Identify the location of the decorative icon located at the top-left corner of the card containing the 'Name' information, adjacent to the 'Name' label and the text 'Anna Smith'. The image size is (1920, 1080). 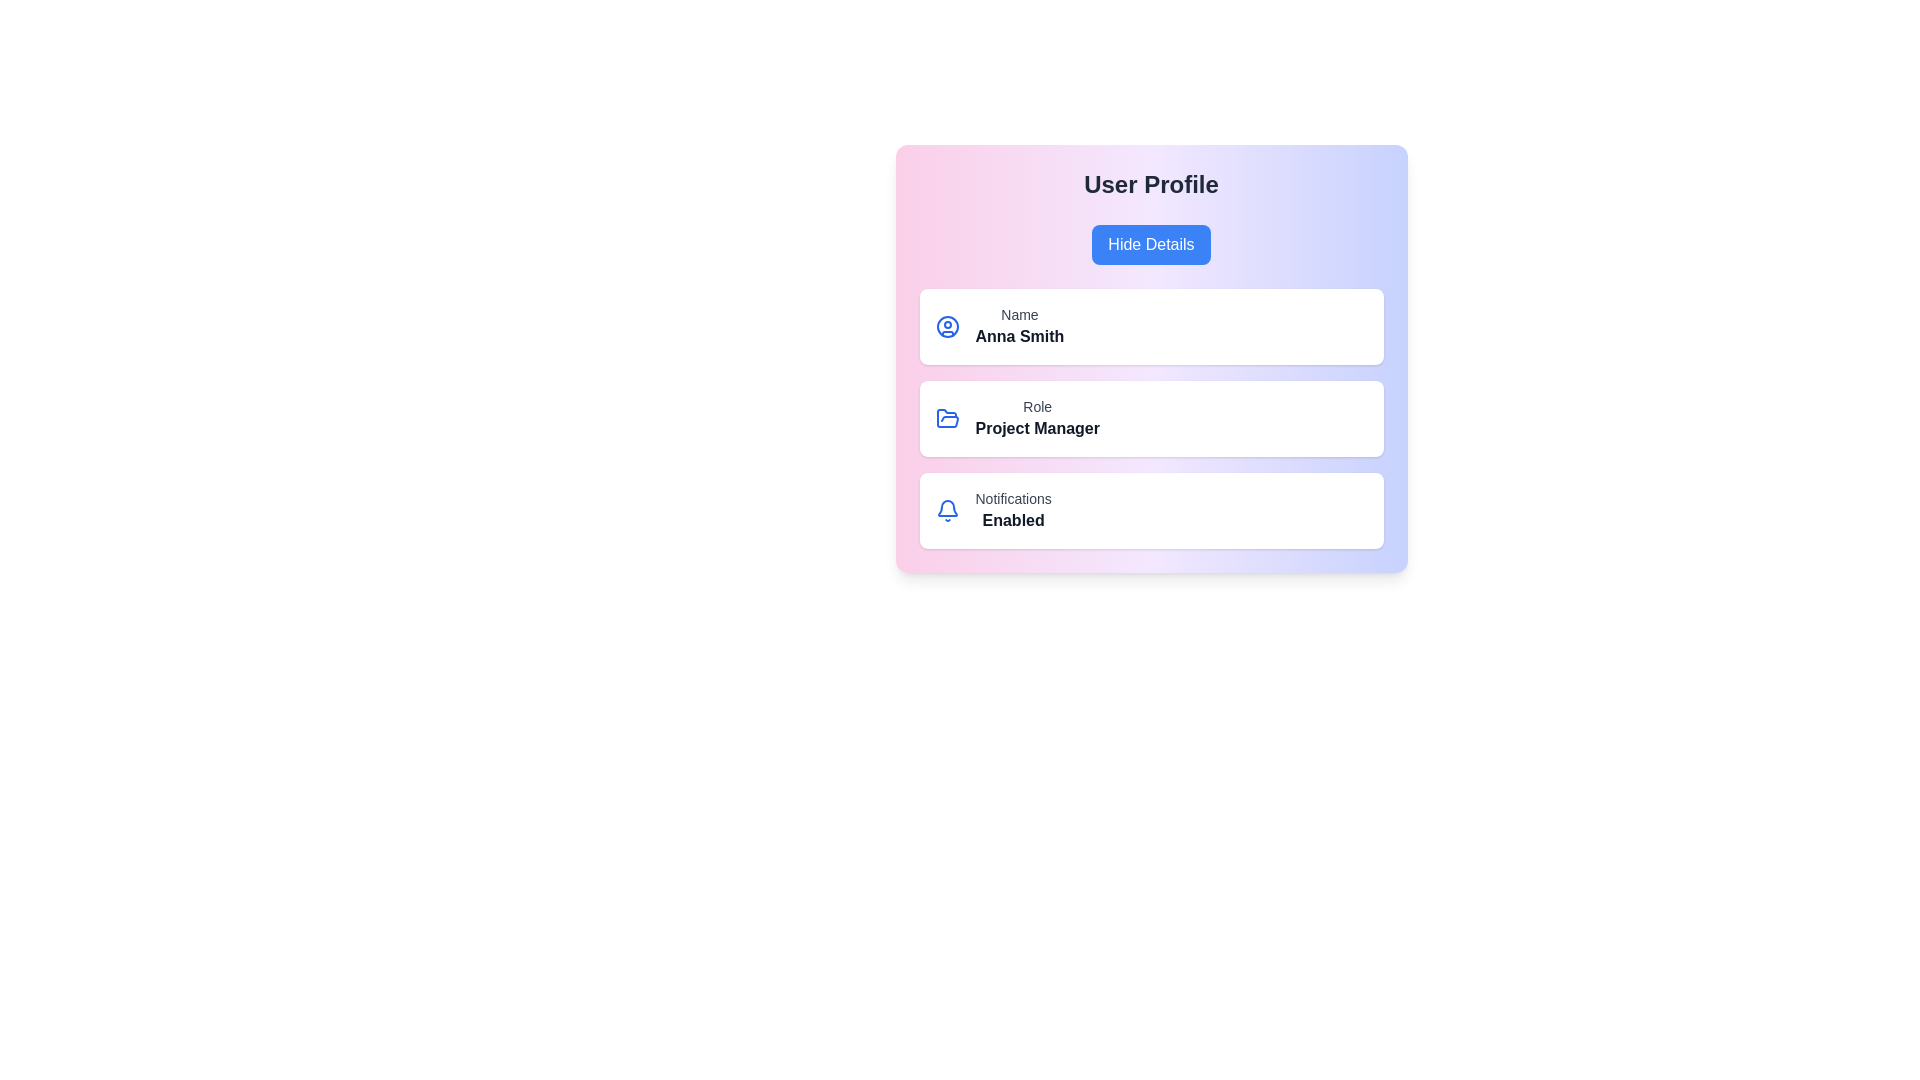
(946, 326).